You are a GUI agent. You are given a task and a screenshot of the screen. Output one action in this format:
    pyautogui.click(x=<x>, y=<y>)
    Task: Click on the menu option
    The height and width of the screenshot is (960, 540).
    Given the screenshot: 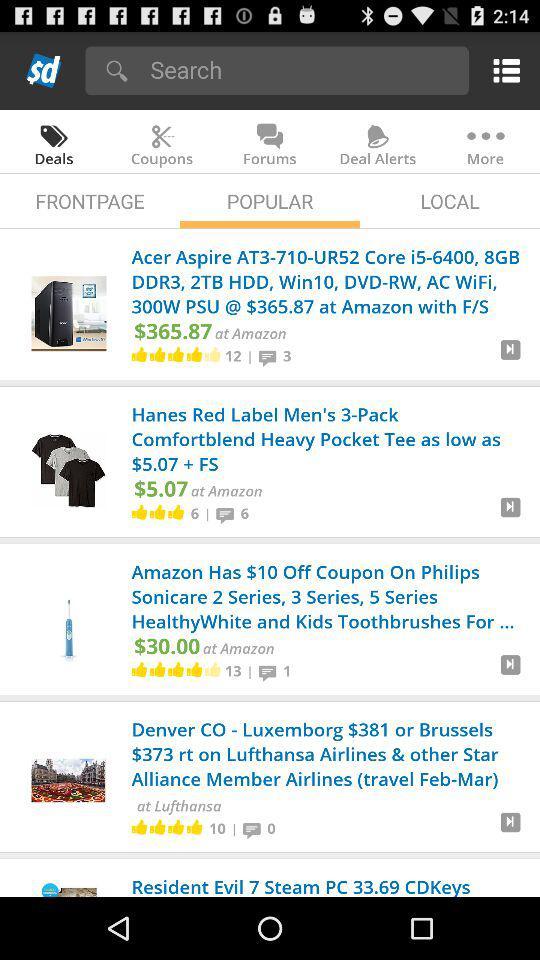 What is the action you would take?
    pyautogui.click(x=502, y=70)
    